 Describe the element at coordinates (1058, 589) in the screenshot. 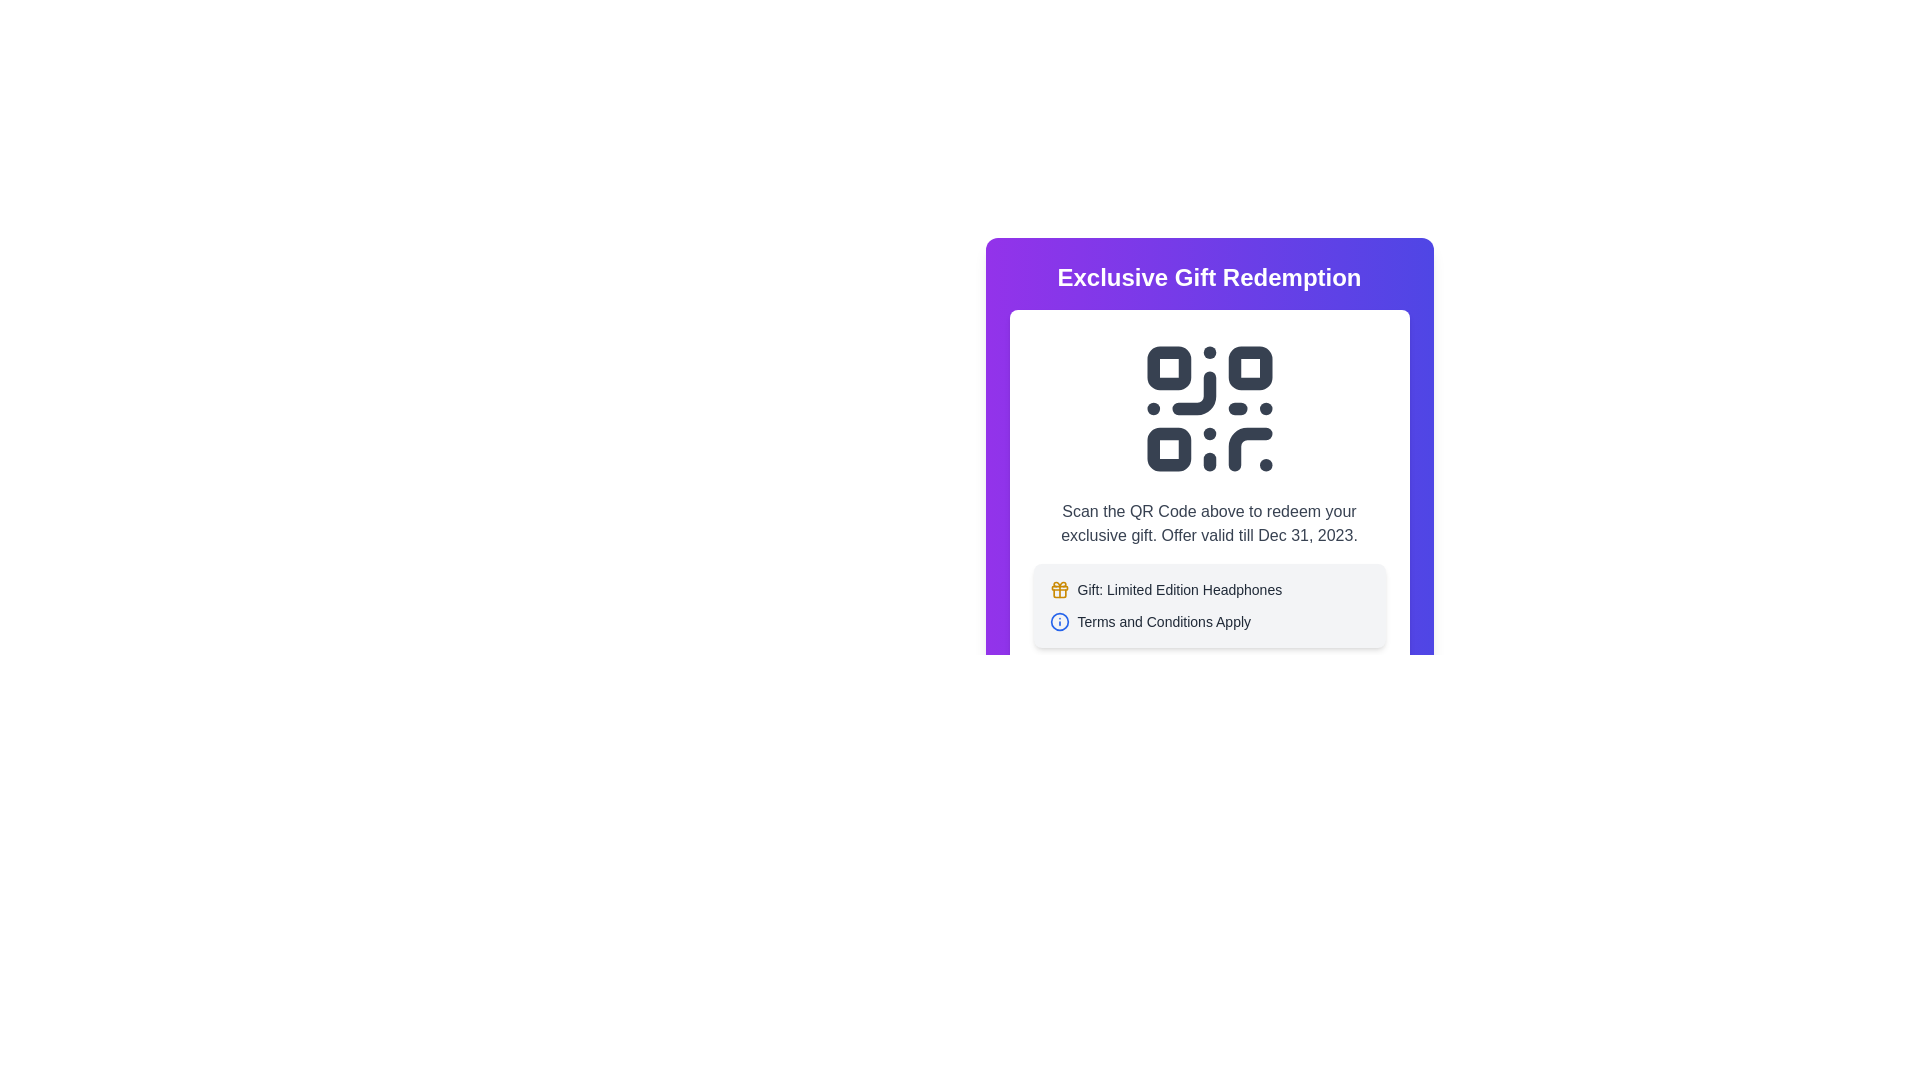

I see `the gift icon located to the left of the text 'Gift: Limited Edition Headphones'` at that location.